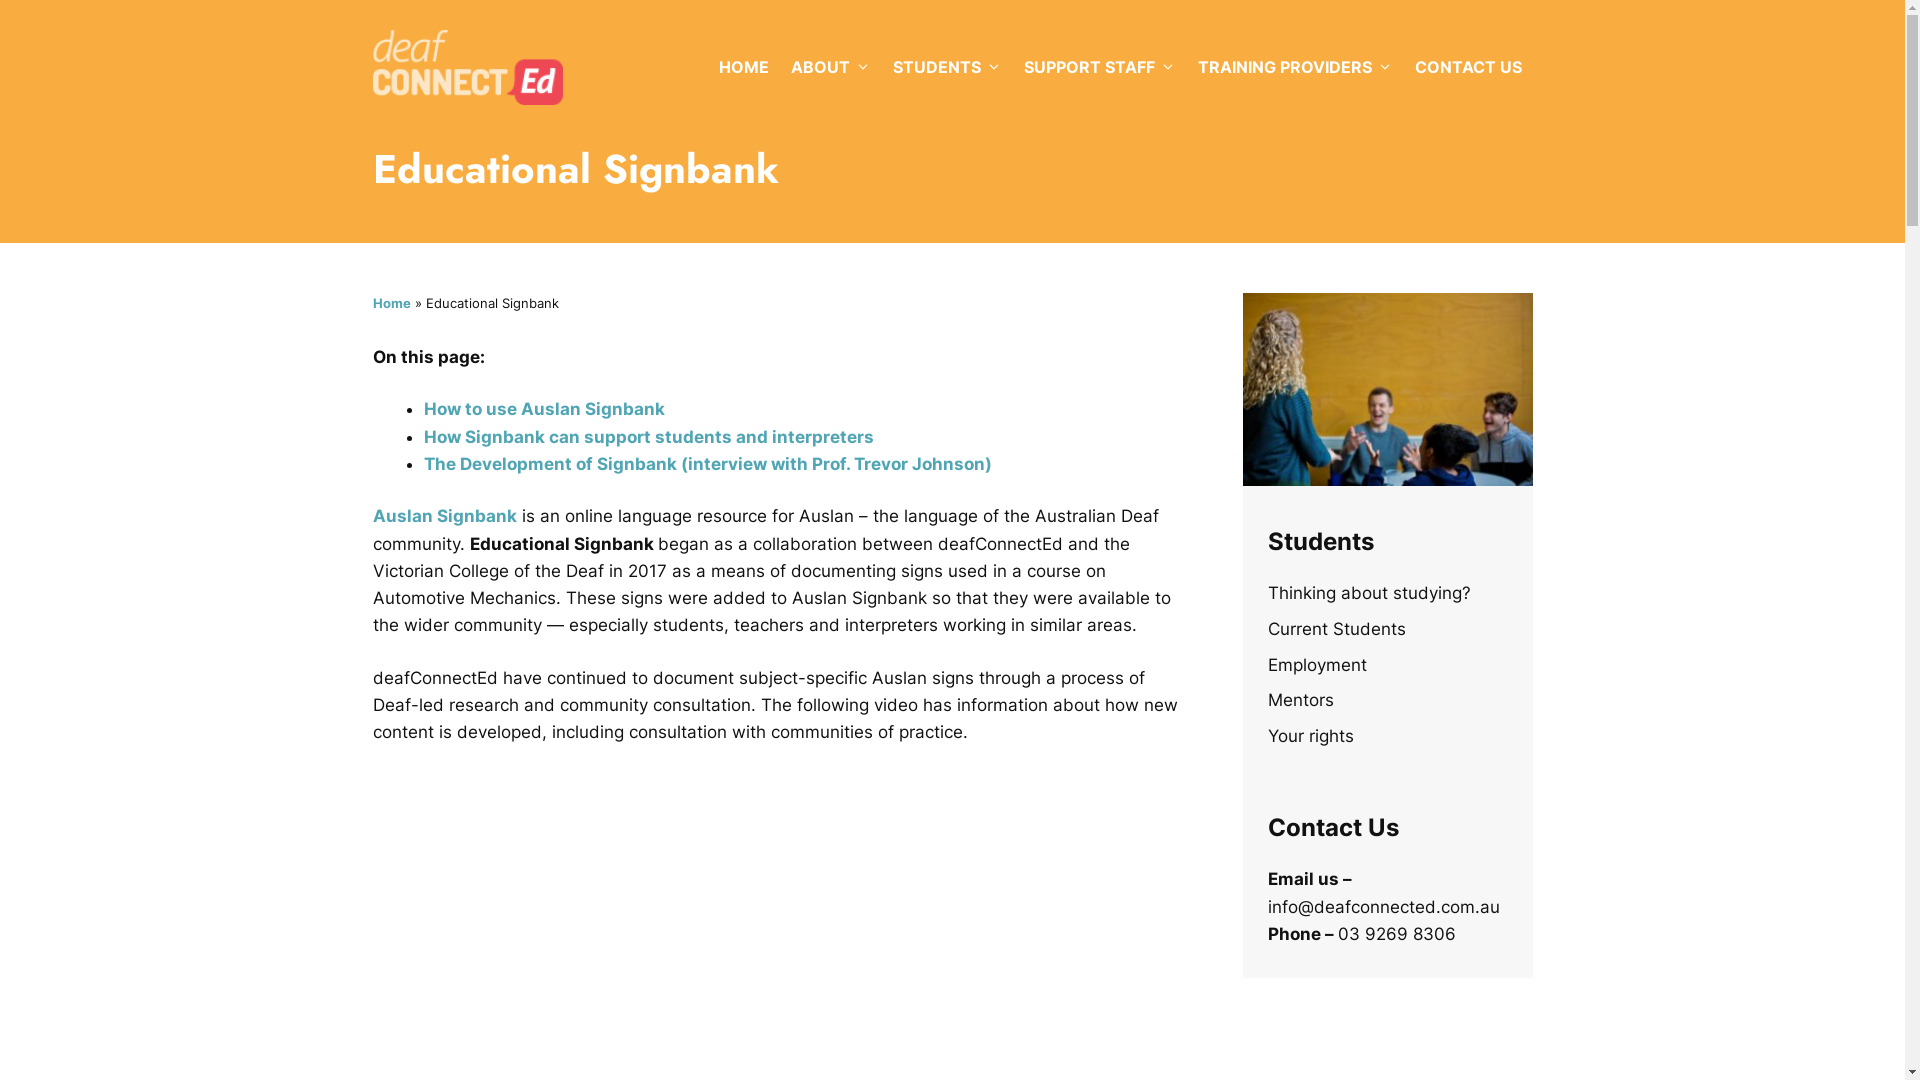 The width and height of the screenshot is (1920, 1080). What do you see at coordinates (1317, 664) in the screenshot?
I see `'Employment'` at bounding box center [1317, 664].